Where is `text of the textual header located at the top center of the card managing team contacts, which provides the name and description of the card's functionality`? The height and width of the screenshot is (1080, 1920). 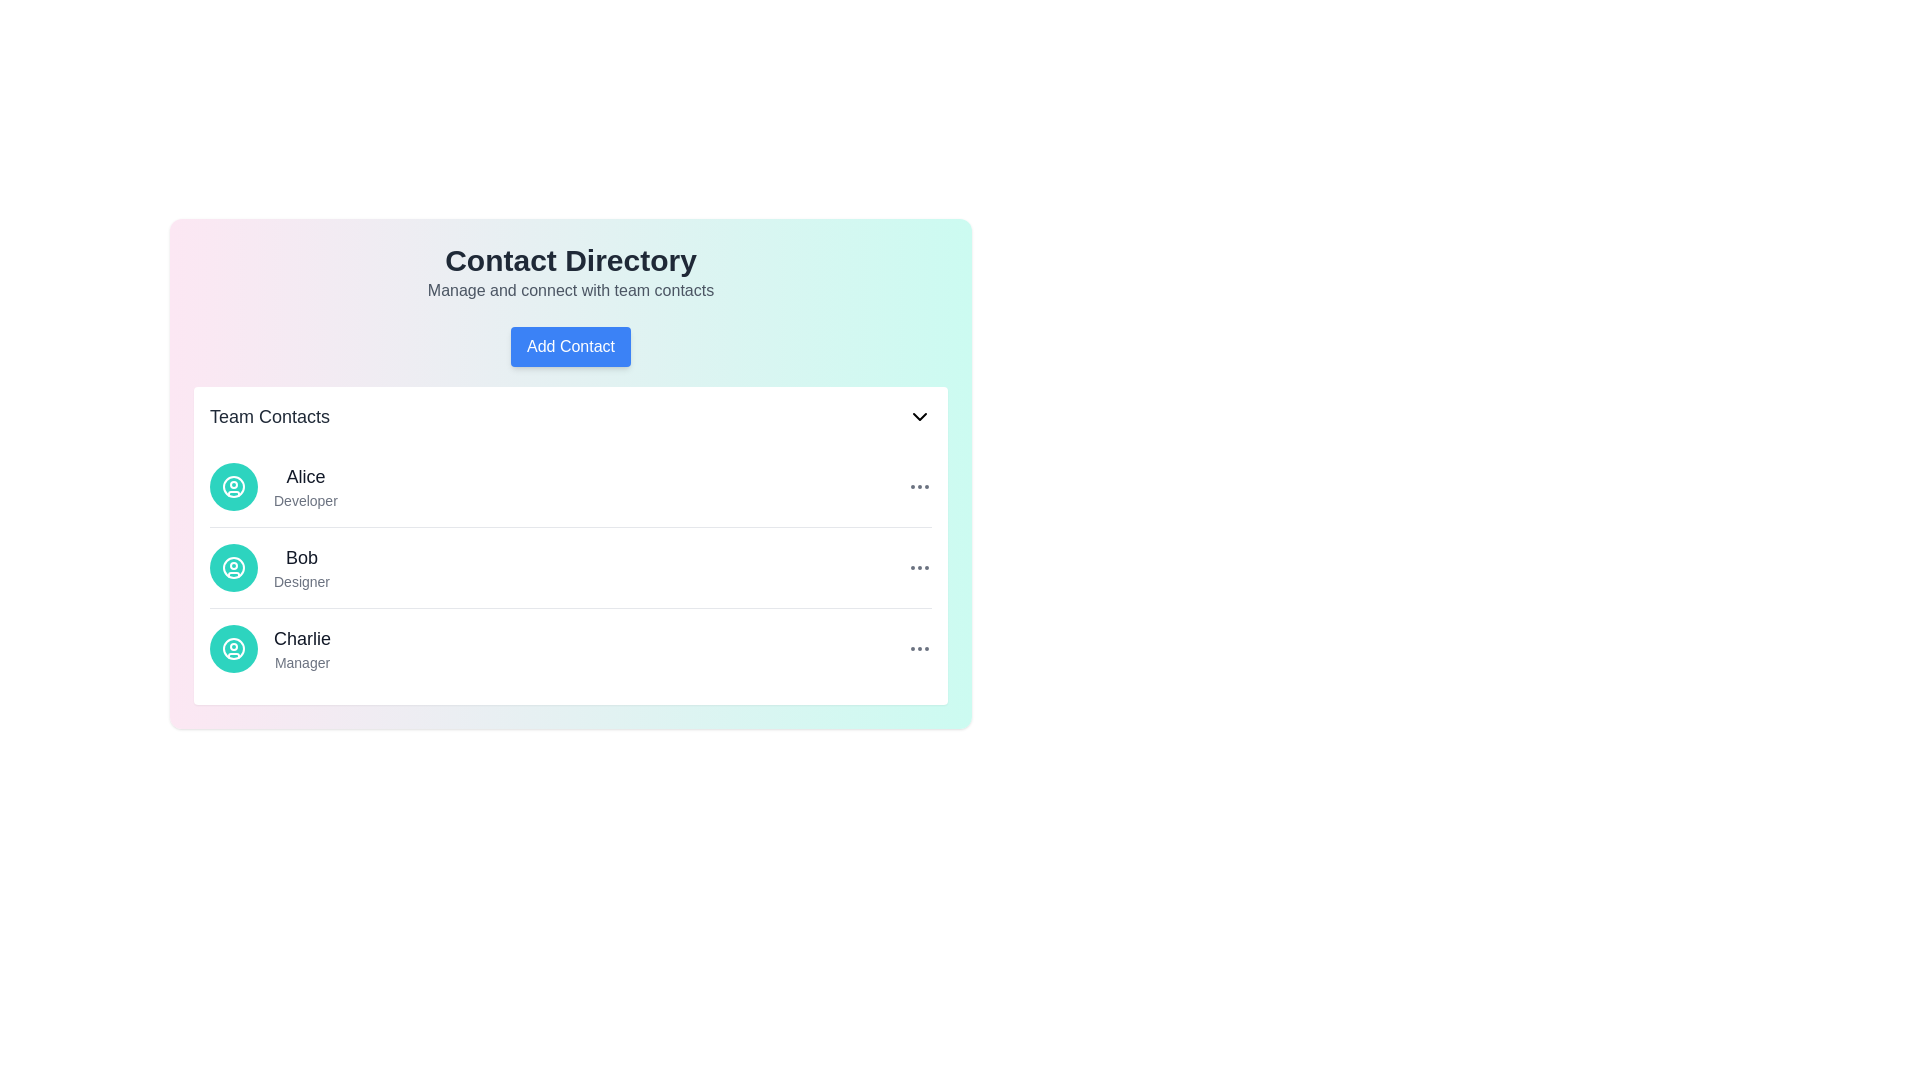
text of the textual header located at the top center of the card managing team contacts, which provides the name and description of the card's functionality is located at coordinates (570, 273).